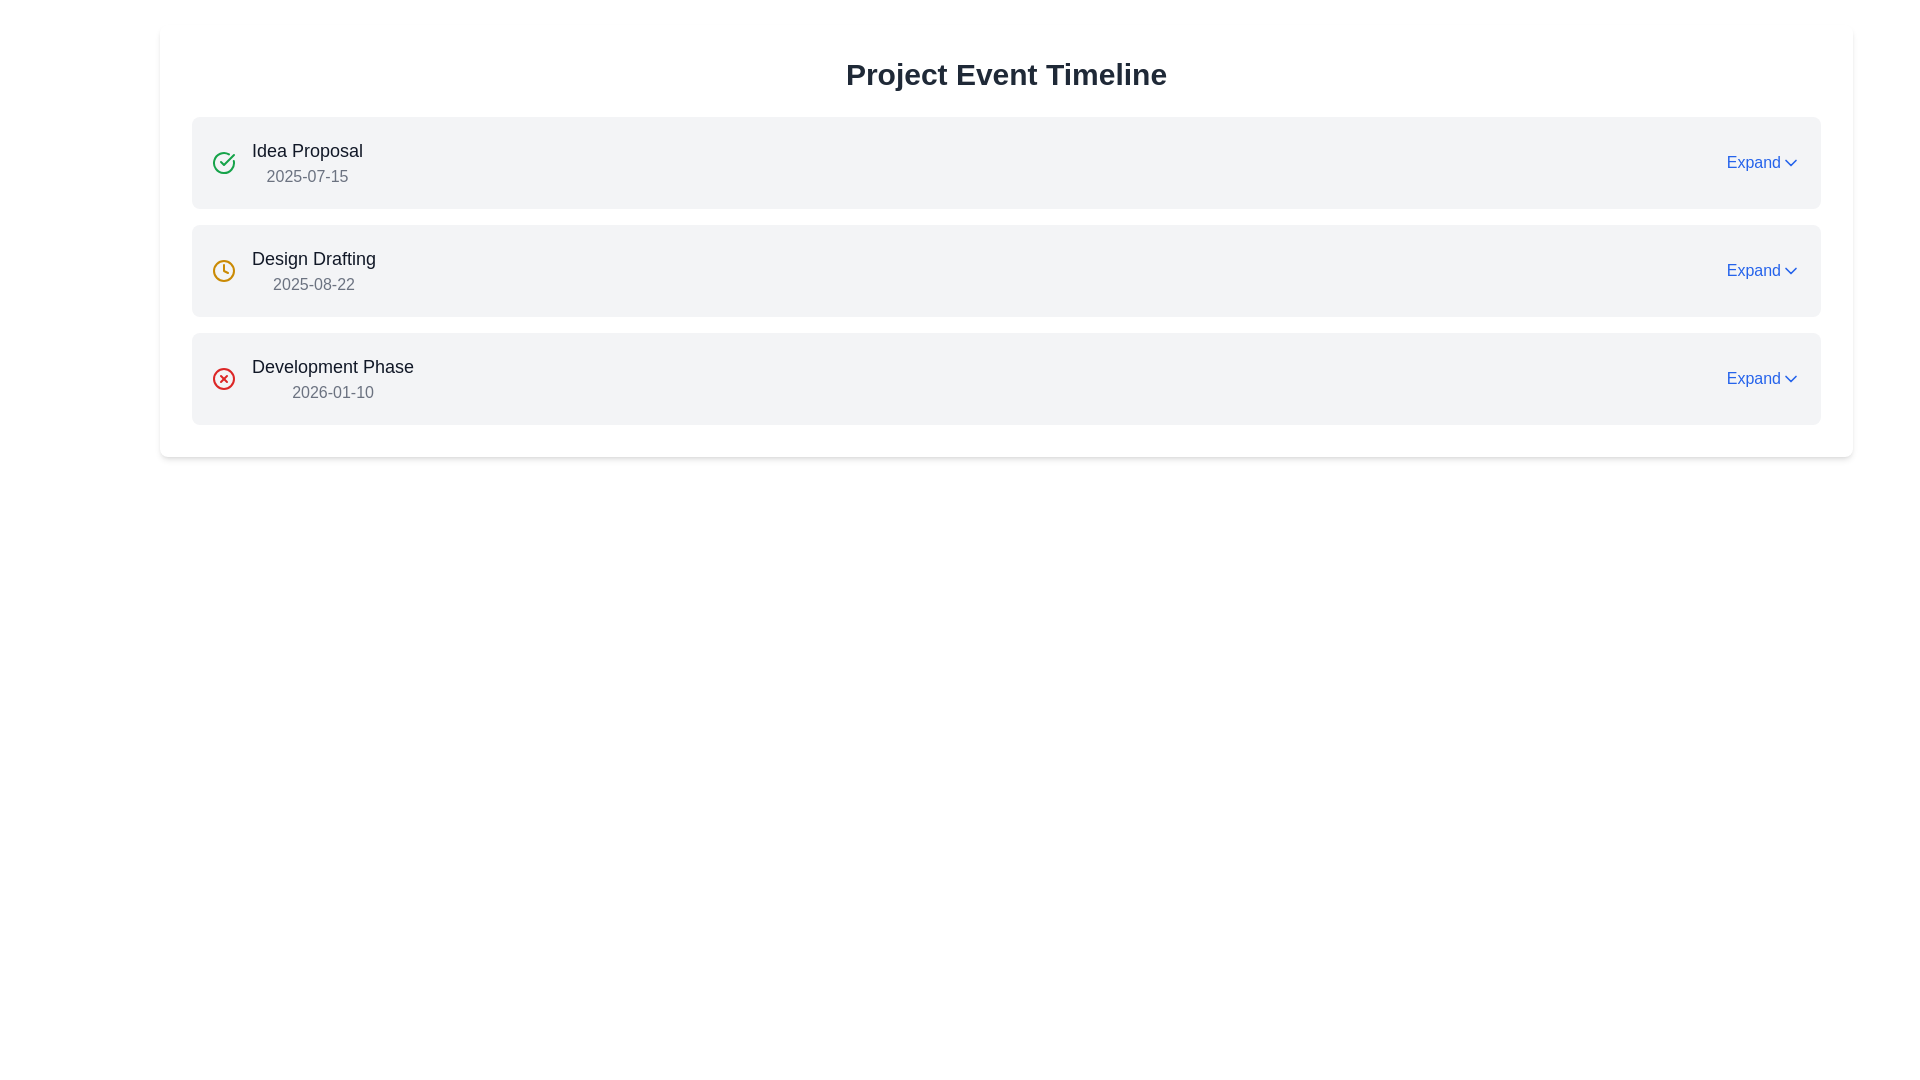 This screenshot has width=1920, height=1080. What do you see at coordinates (227, 158) in the screenshot?
I see `the green checkmark icon indicating success, located next to the text 'Idea Proposal - 2025-07-15' in the 'Project Event Timeline' list` at bounding box center [227, 158].